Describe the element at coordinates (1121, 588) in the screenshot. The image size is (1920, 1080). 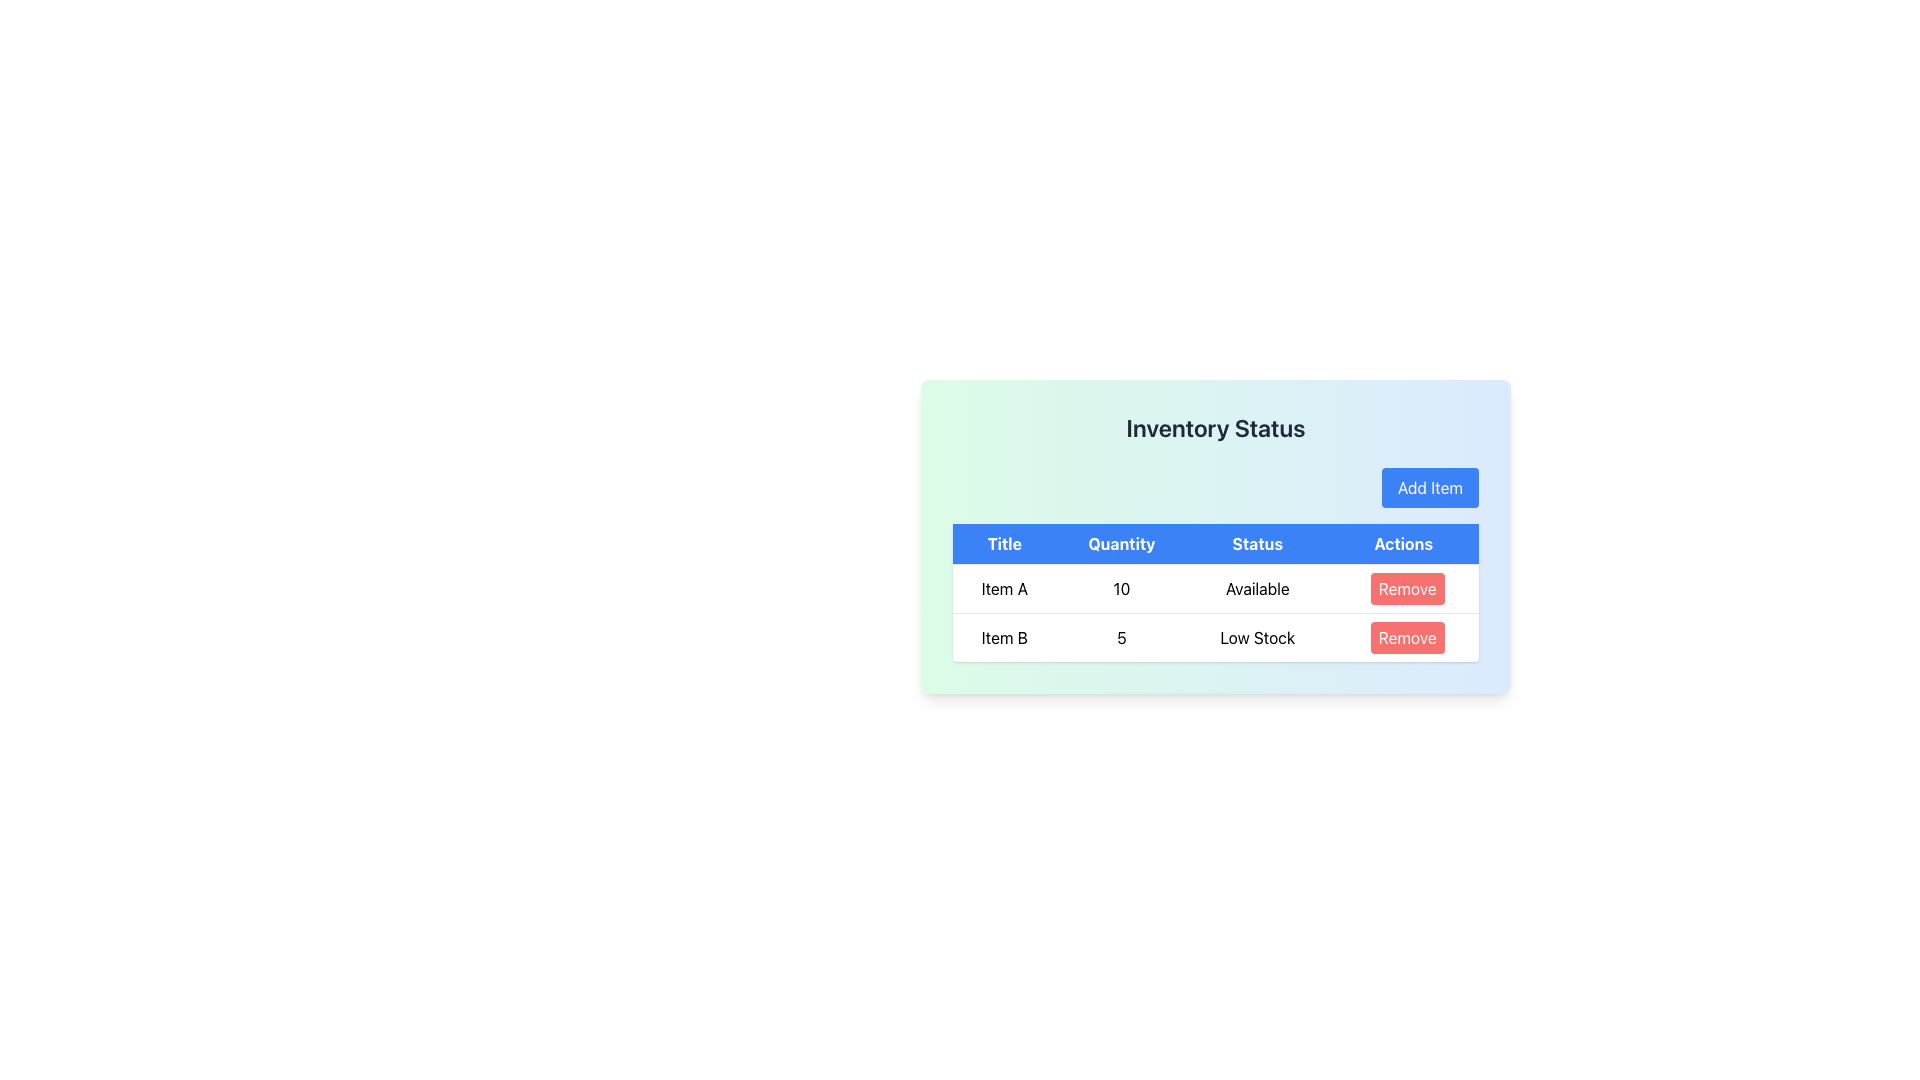
I see `the static text element displaying '10' located in the second column of the first row within the 'Inventory Status' table` at that location.